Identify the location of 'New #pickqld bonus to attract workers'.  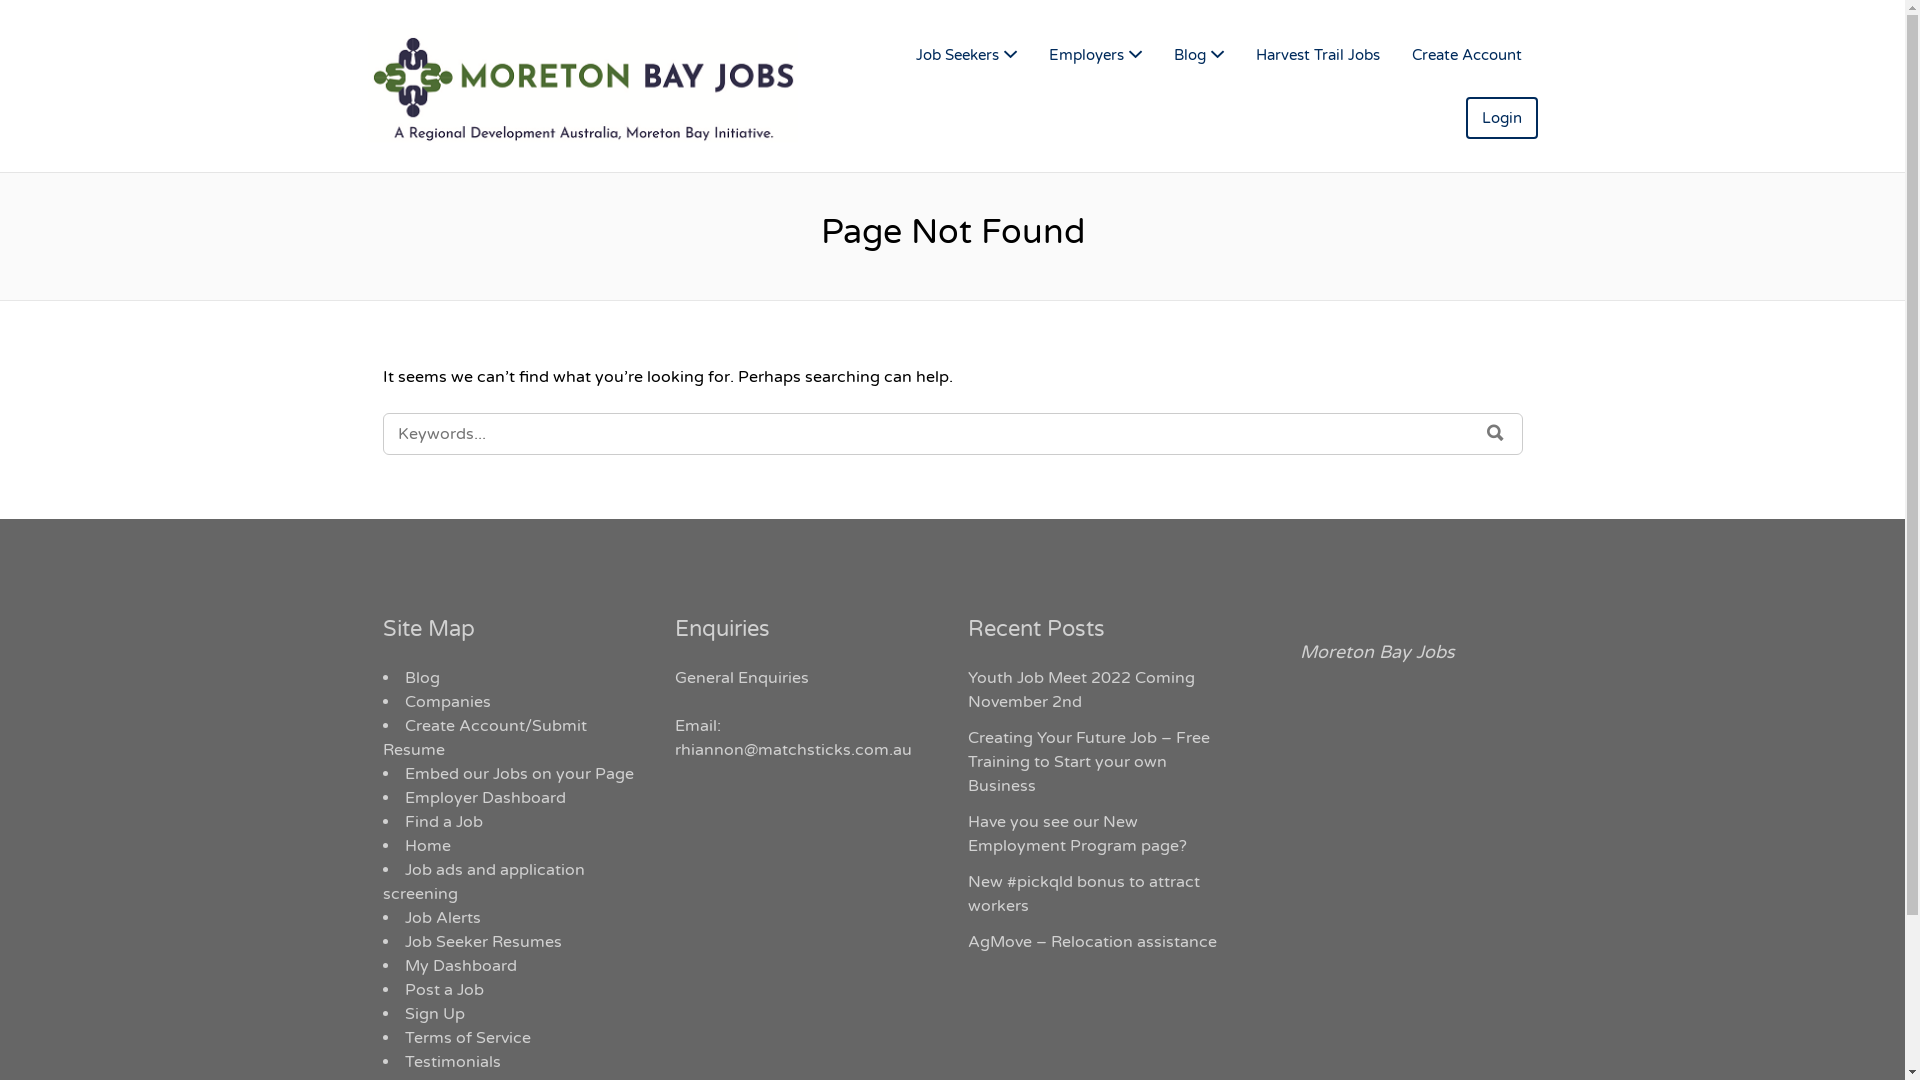
(1083, 893).